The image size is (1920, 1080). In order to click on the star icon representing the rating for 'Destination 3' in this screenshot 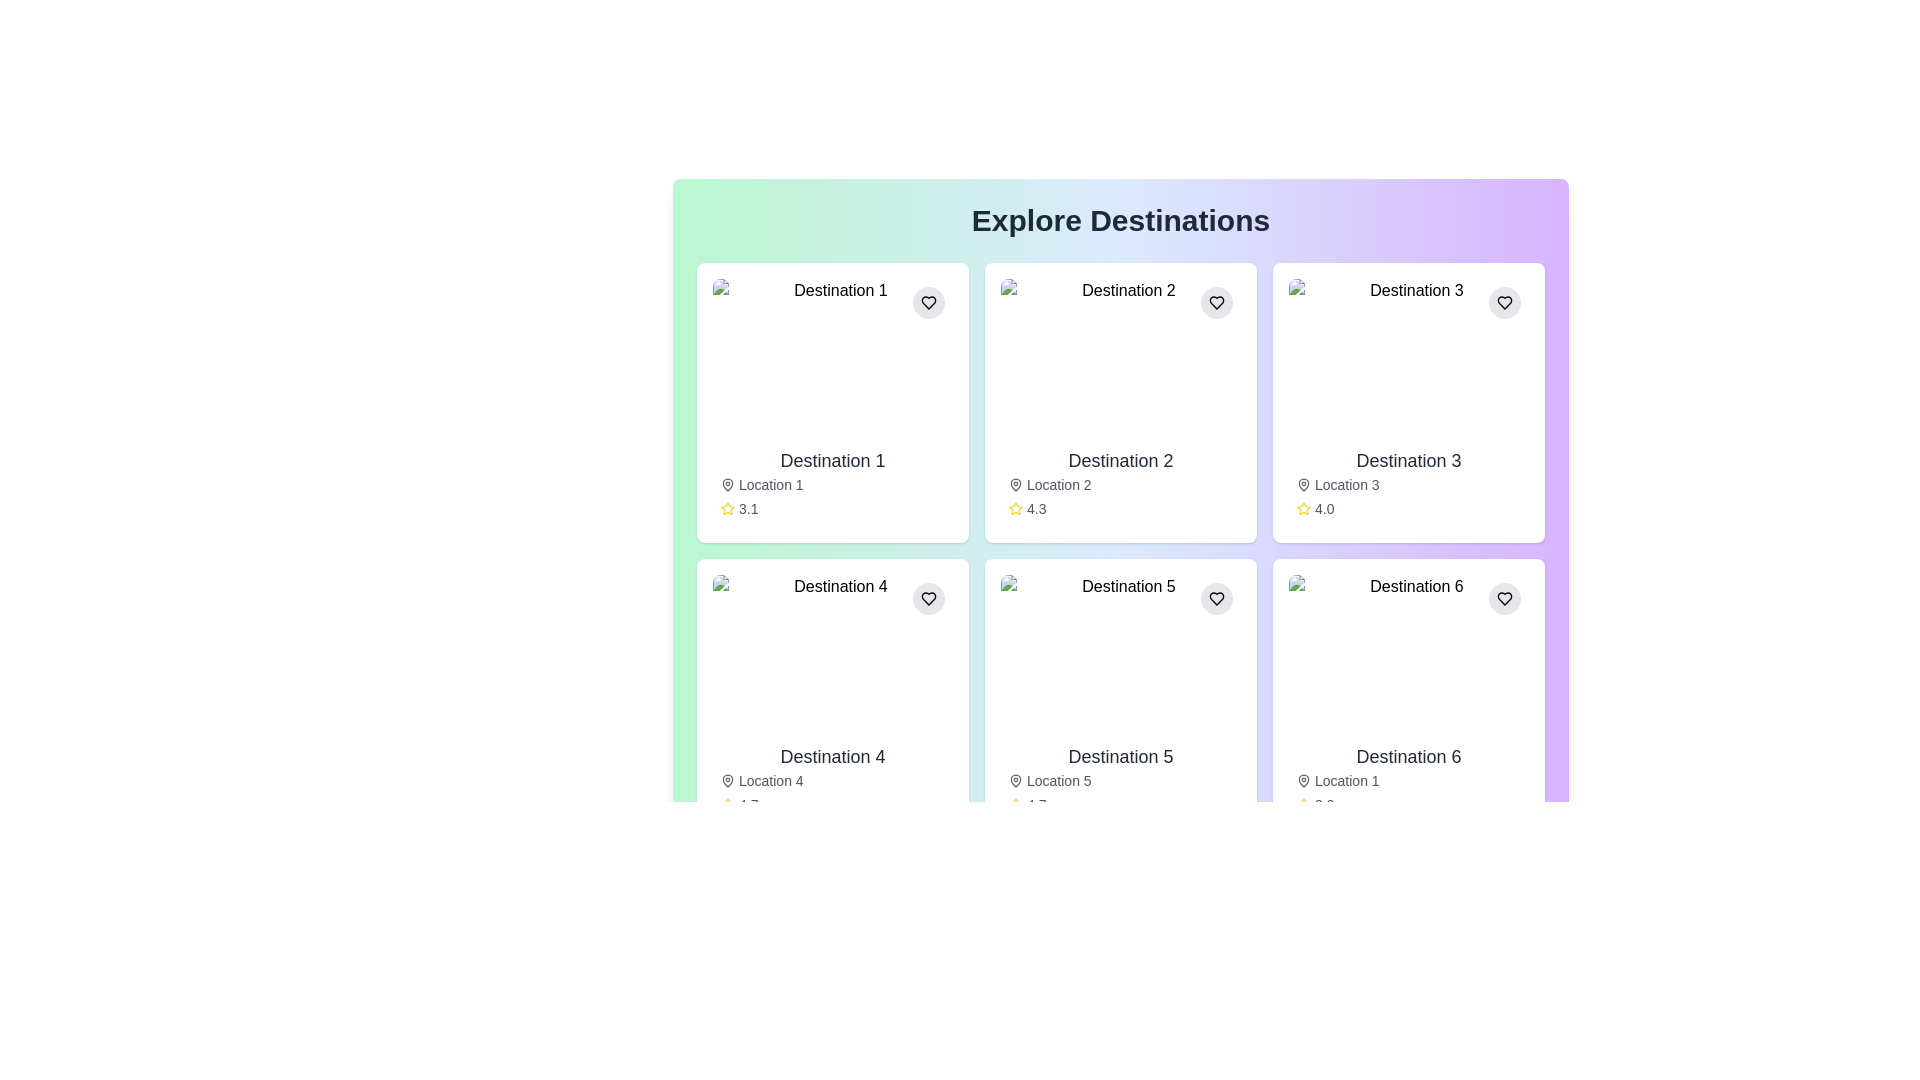, I will do `click(1304, 507)`.